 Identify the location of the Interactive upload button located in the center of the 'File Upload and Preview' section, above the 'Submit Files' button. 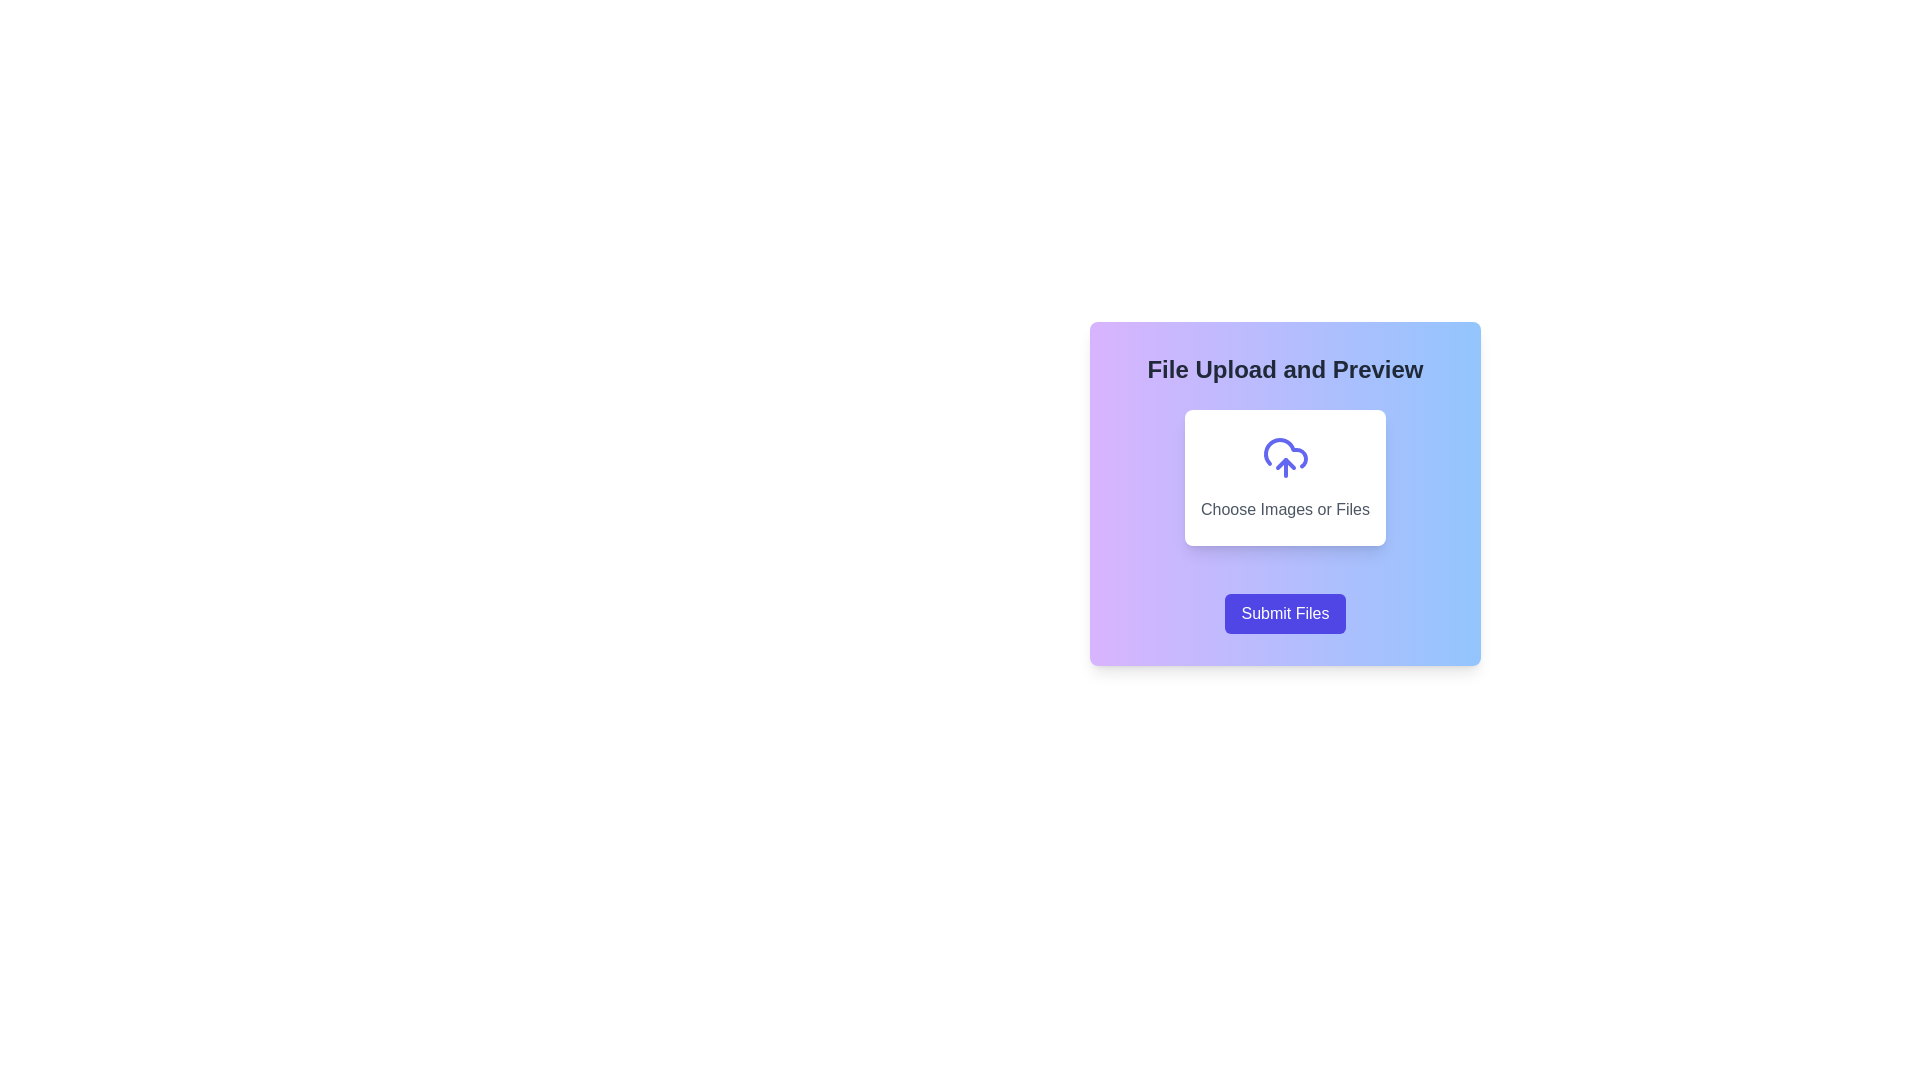
(1285, 478).